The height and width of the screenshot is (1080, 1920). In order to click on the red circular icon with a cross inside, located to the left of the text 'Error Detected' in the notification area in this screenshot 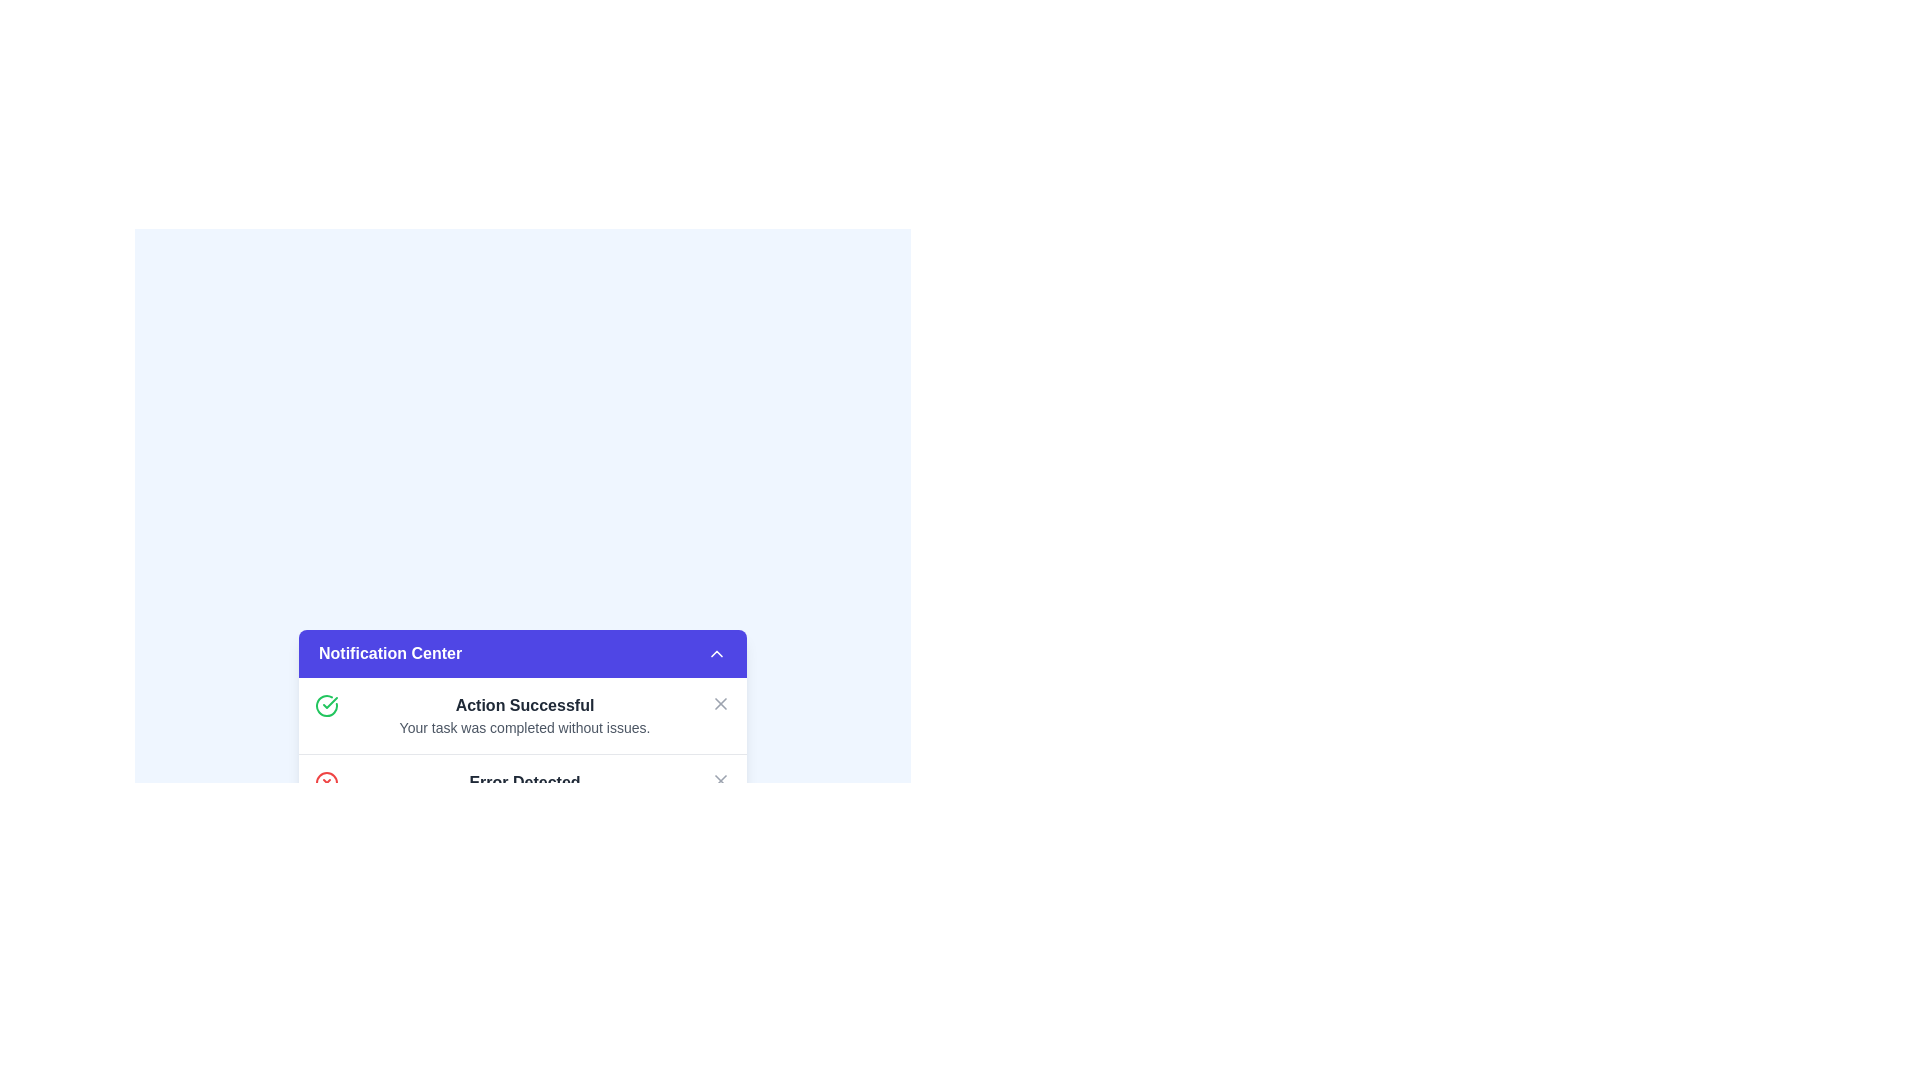, I will do `click(326, 782)`.